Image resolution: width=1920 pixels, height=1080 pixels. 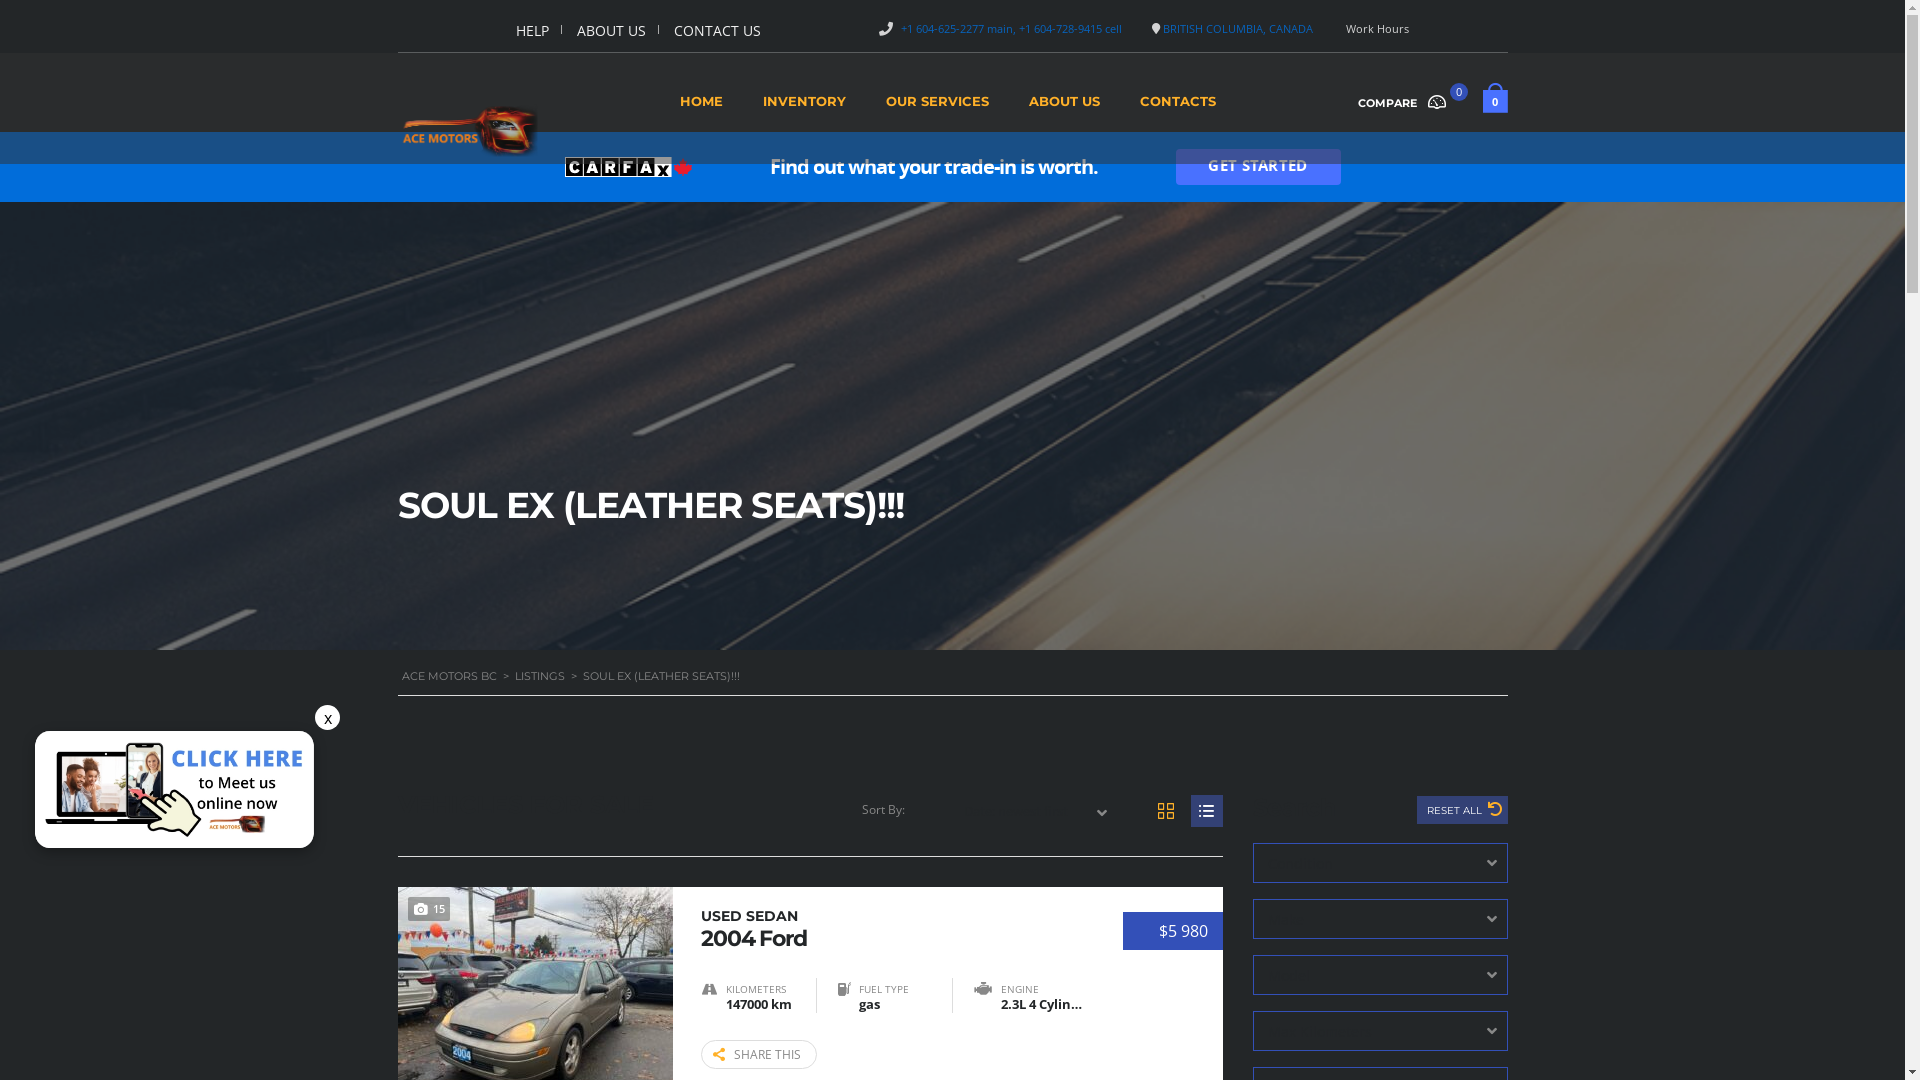 I want to click on '0', so click(x=1482, y=104).